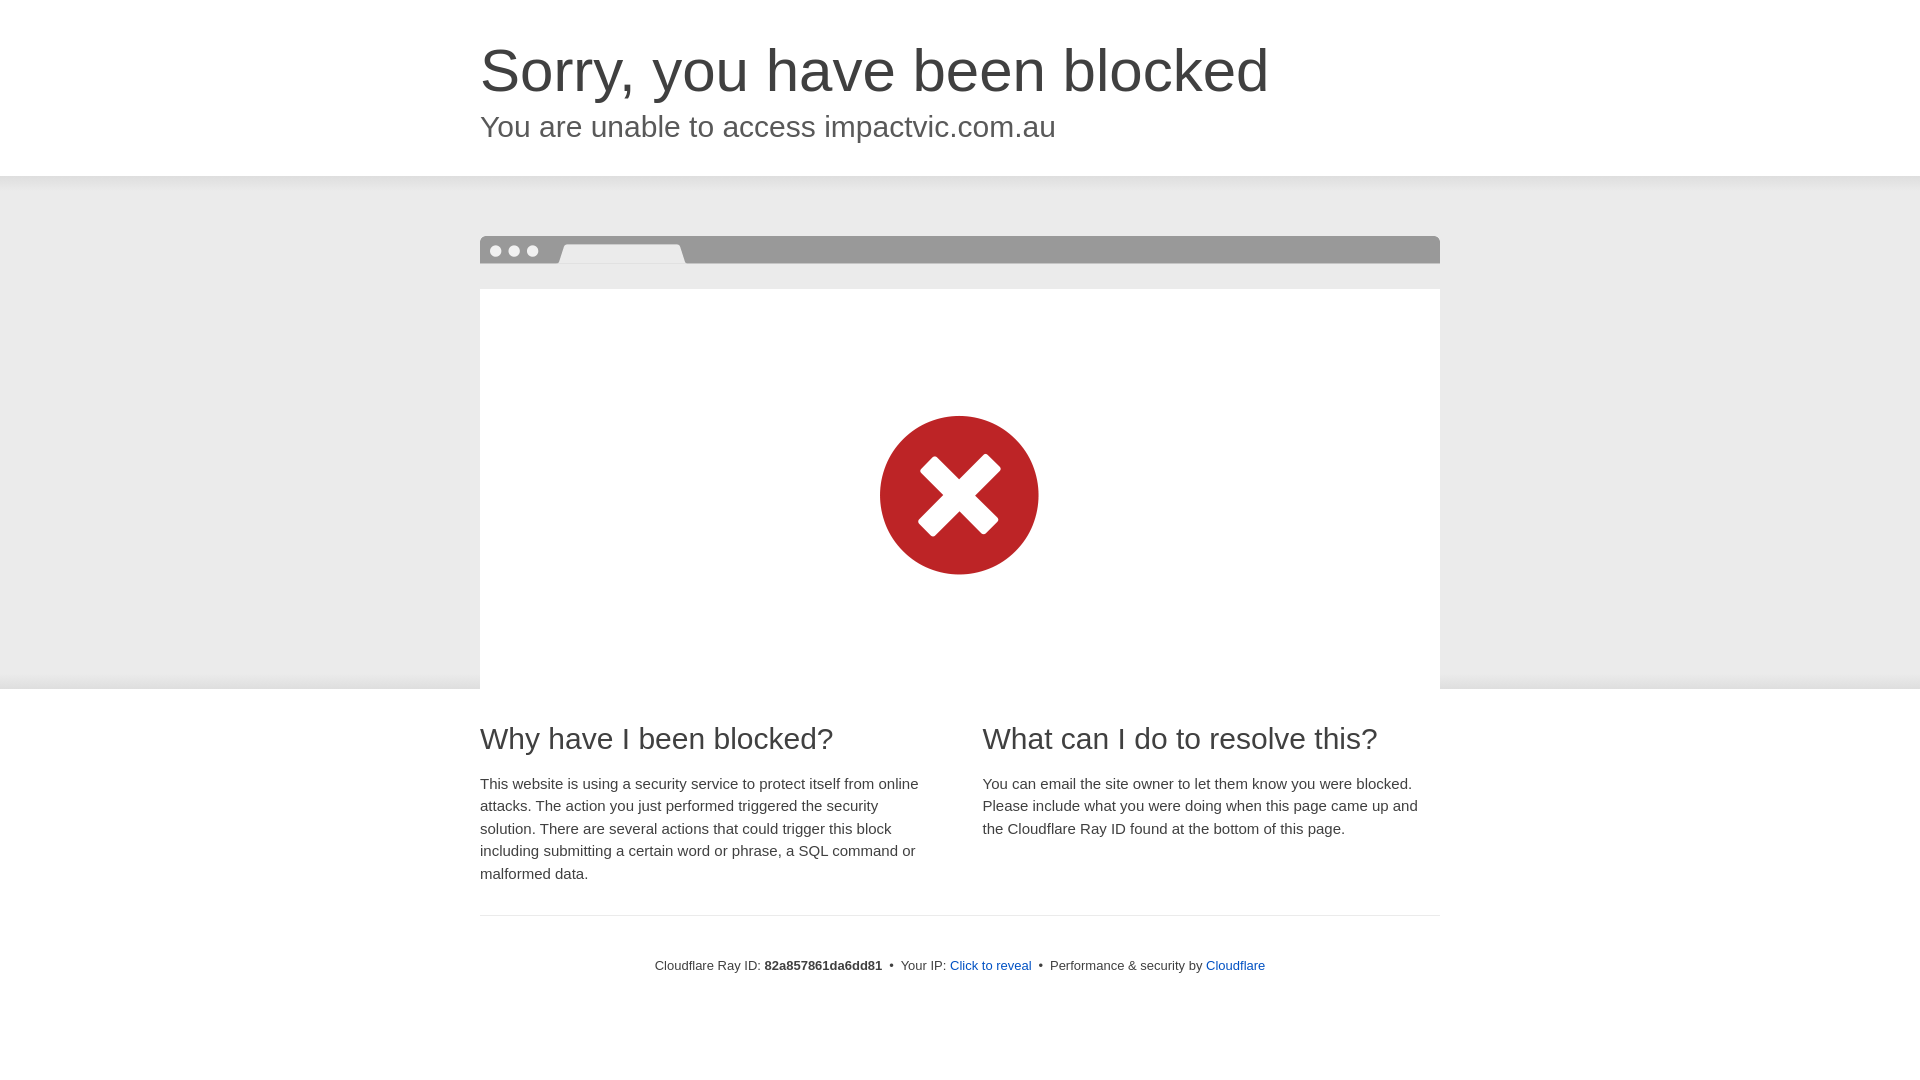  What do you see at coordinates (990, 964) in the screenshot?
I see `'Click to reveal'` at bounding box center [990, 964].